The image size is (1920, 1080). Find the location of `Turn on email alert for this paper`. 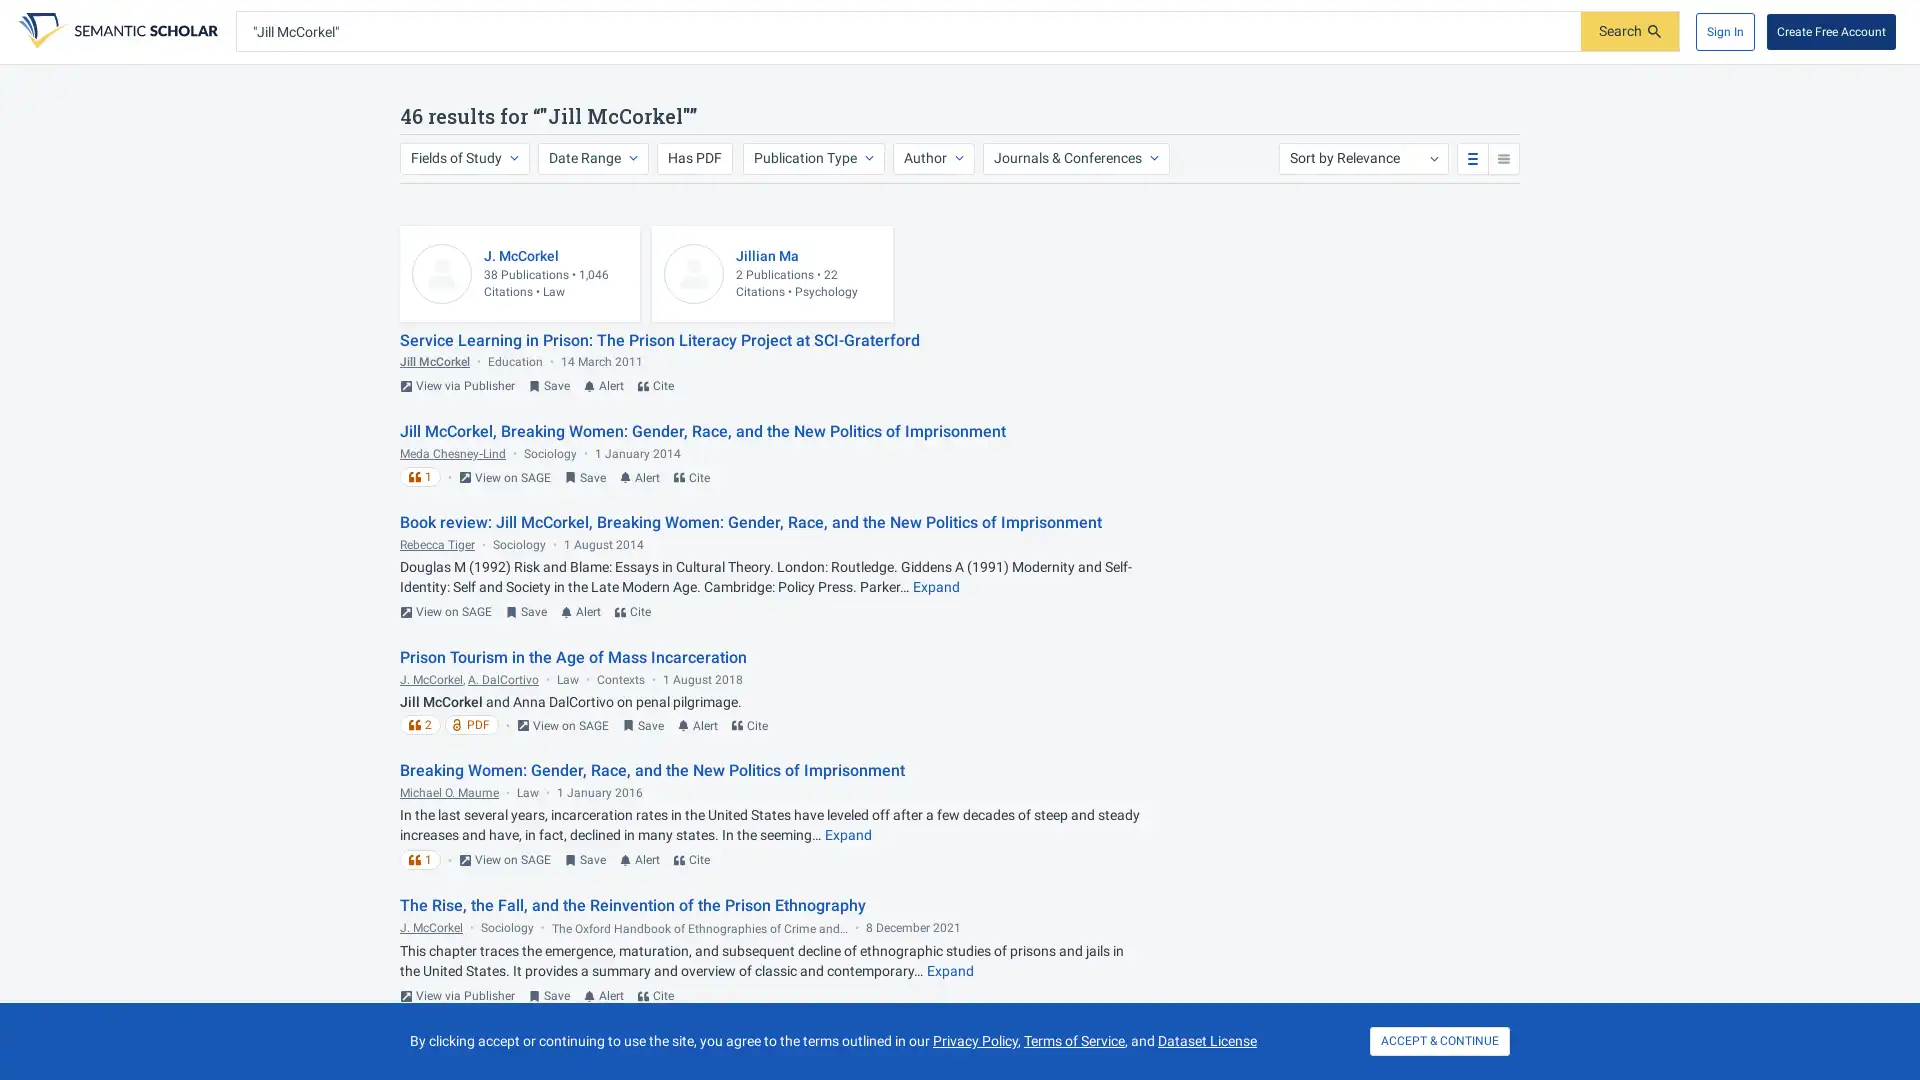

Turn on email alert for this paper is located at coordinates (638, 477).